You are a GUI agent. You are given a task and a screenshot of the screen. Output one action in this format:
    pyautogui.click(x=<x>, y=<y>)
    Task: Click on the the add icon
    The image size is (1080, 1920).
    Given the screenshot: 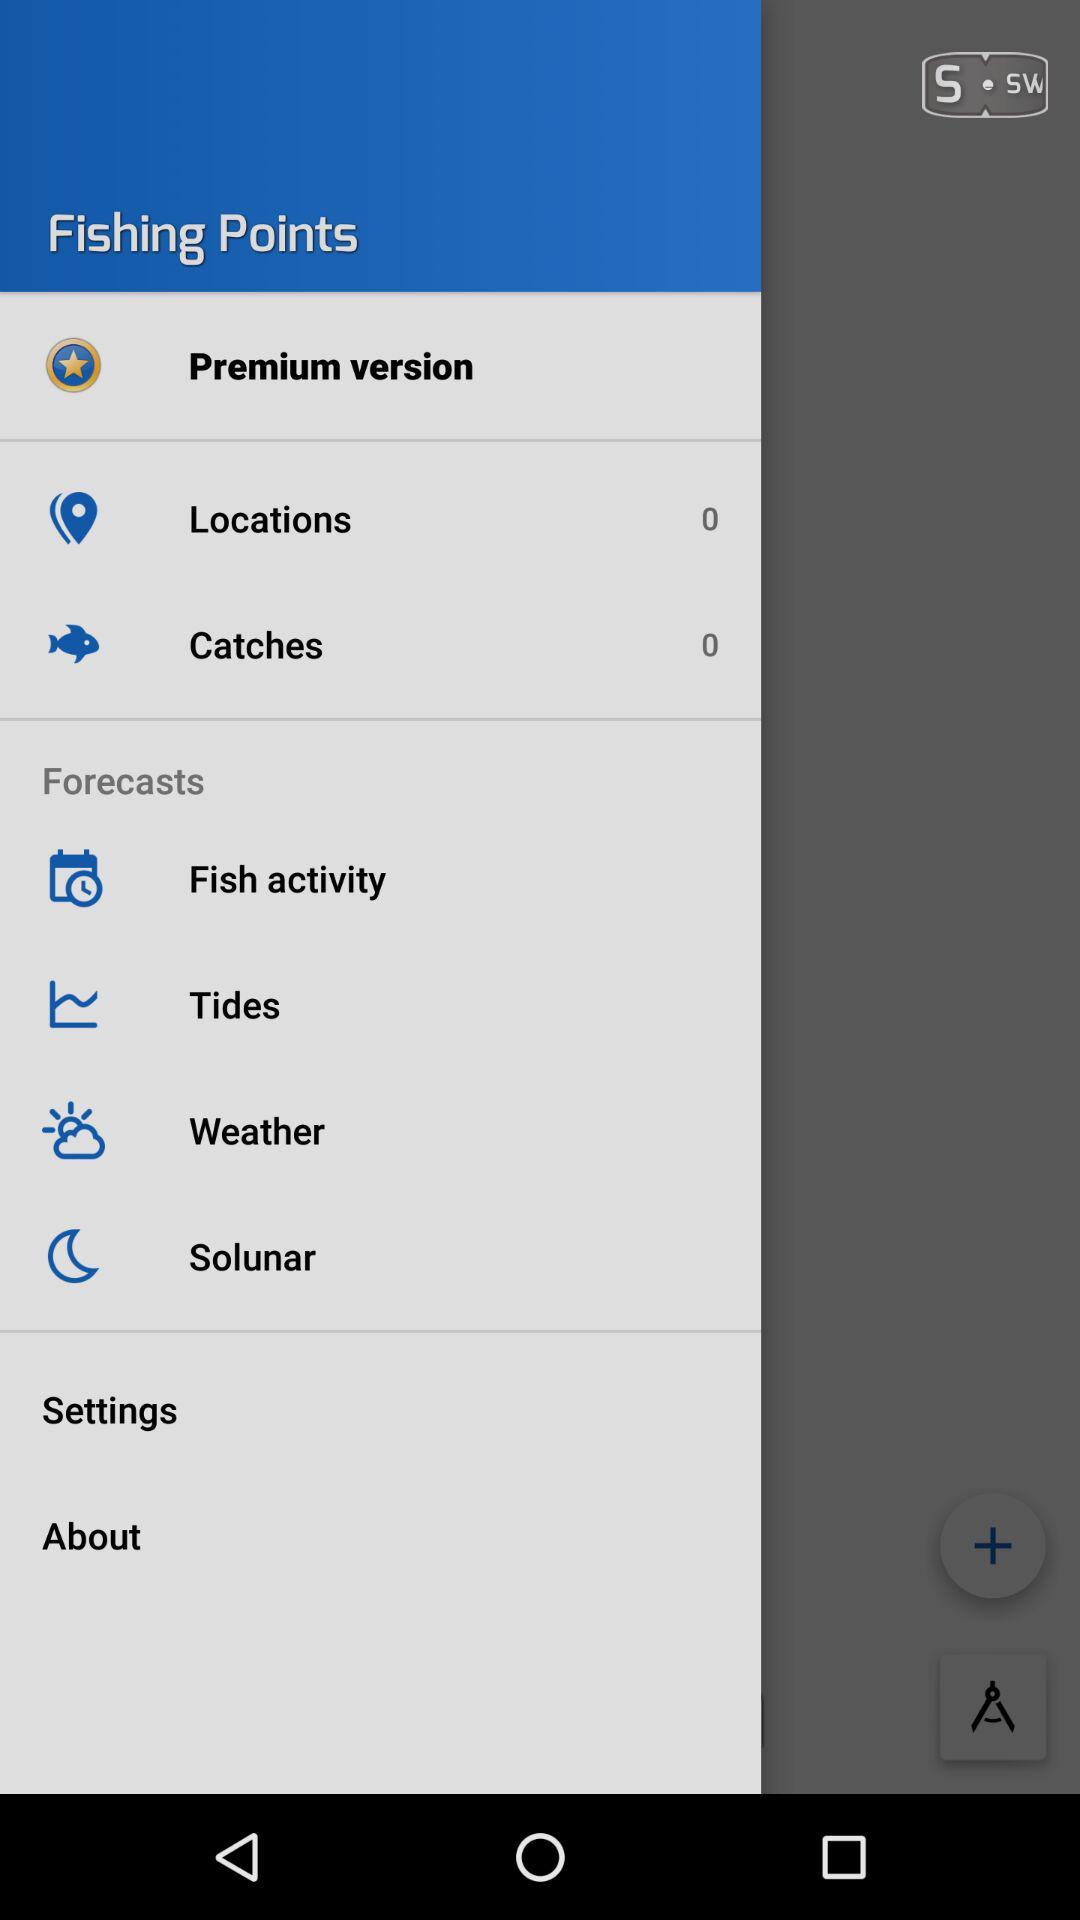 What is the action you would take?
    pyautogui.click(x=992, y=1544)
    